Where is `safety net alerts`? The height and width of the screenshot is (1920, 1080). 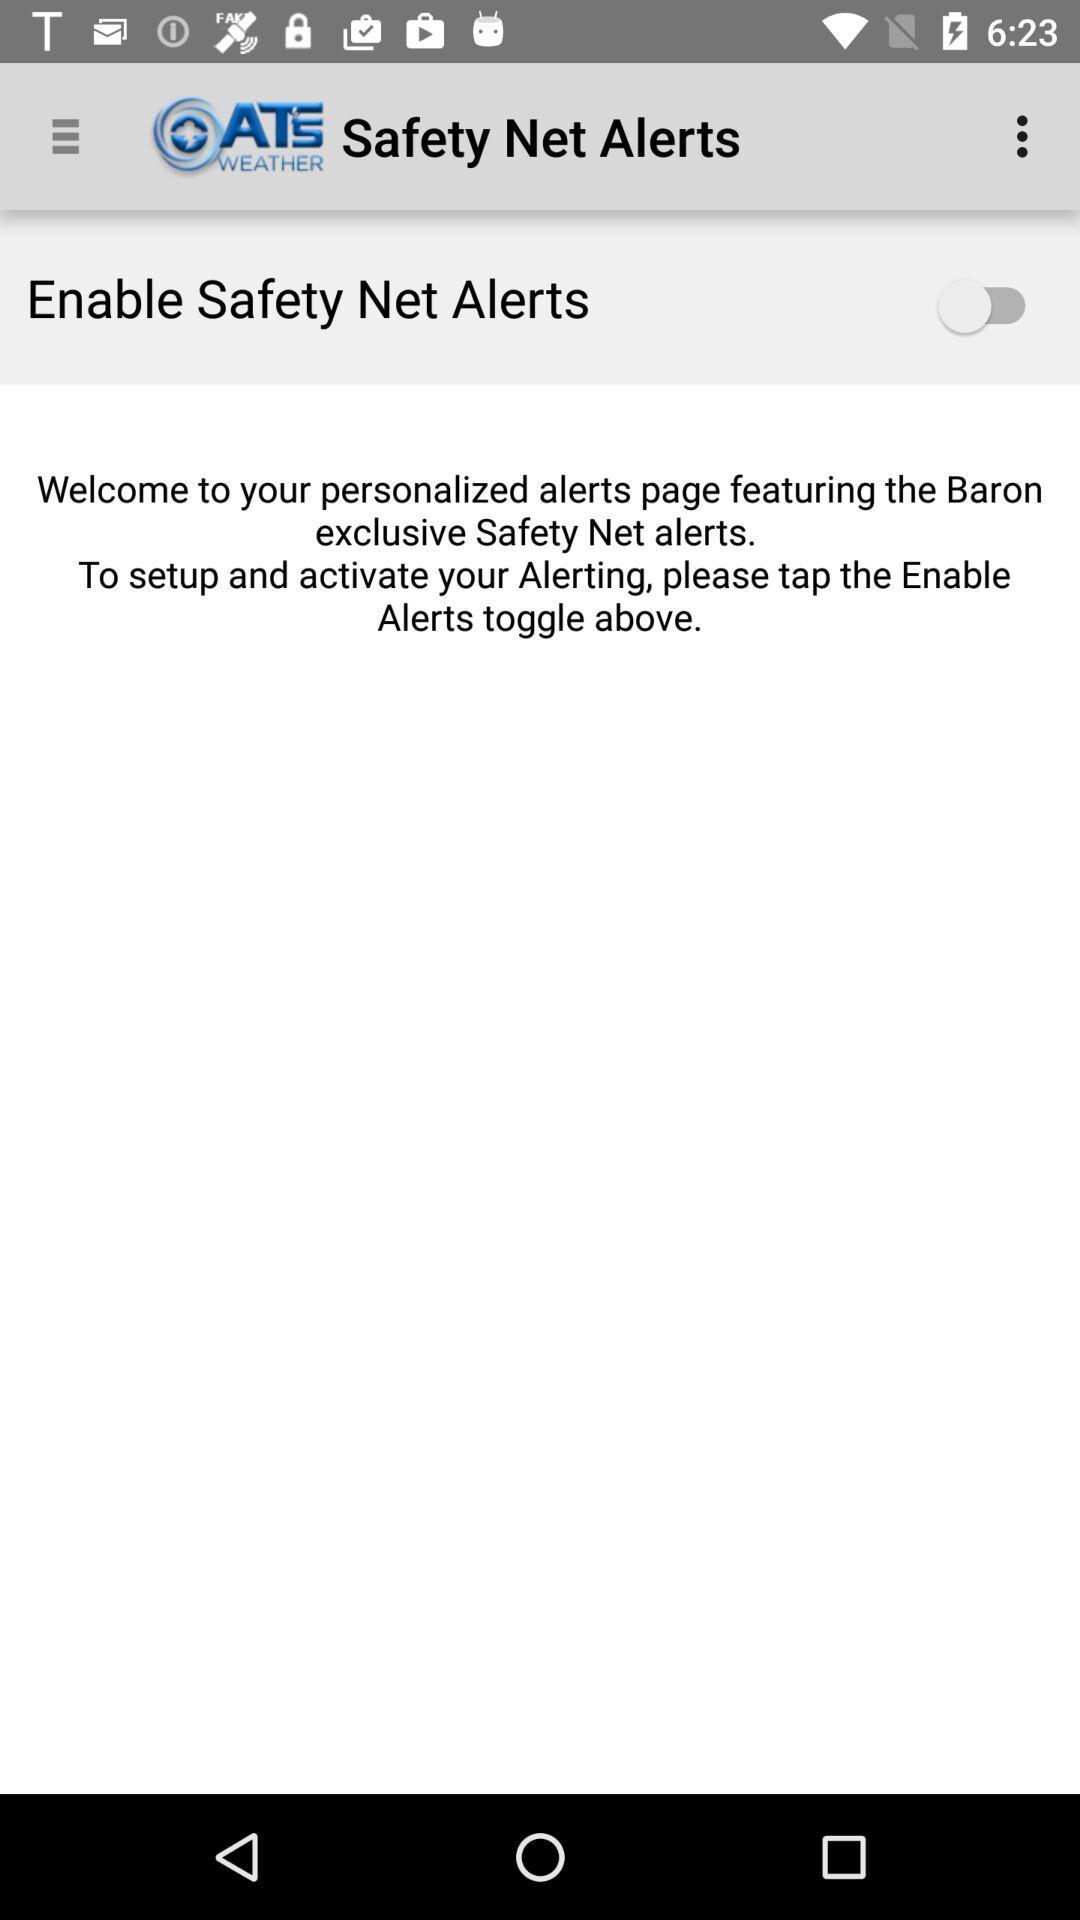
safety net alerts is located at coordinates (991, 305).